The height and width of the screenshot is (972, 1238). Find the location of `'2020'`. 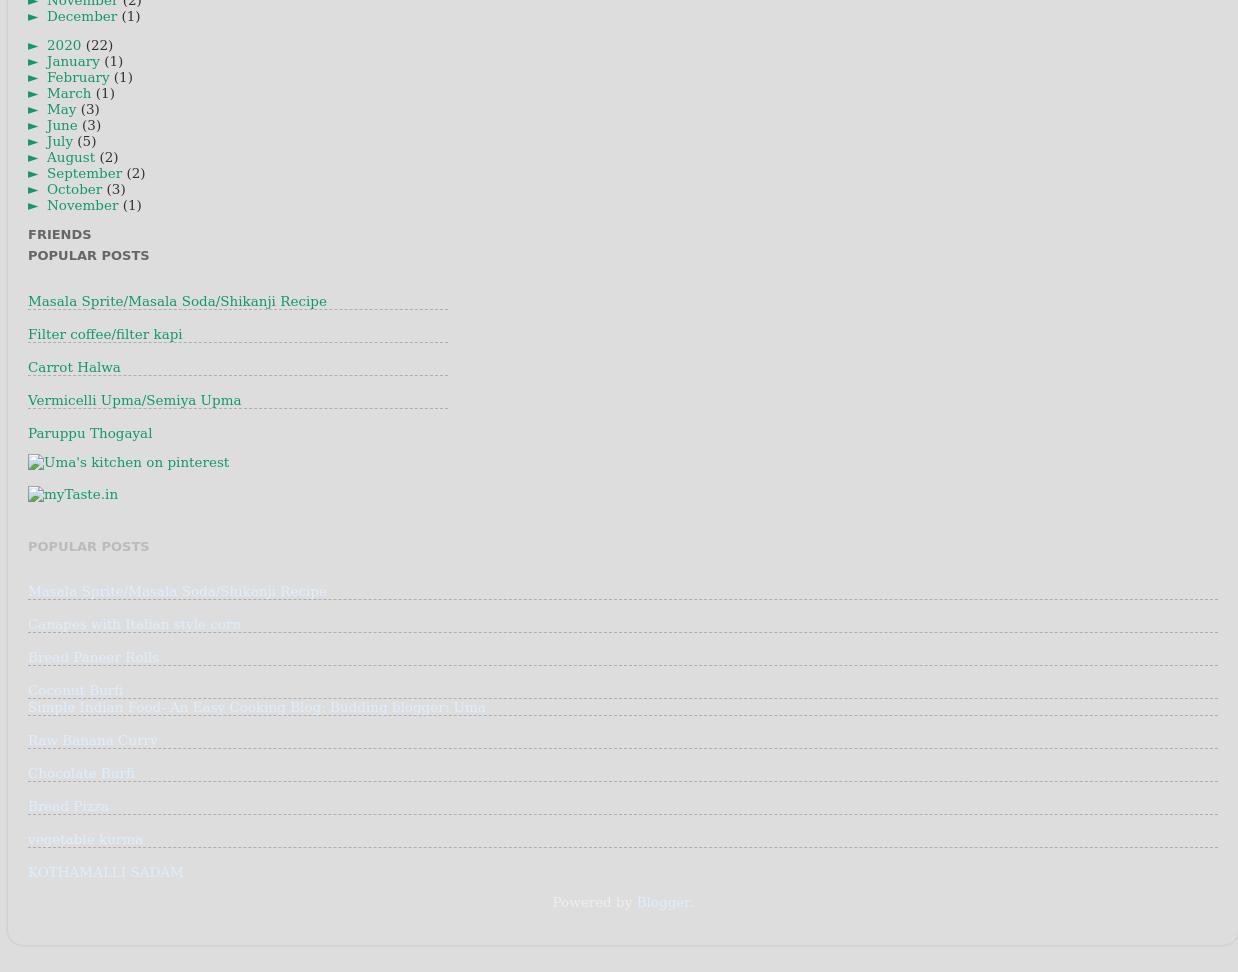

'2020' is located at coordinates (45, 45).